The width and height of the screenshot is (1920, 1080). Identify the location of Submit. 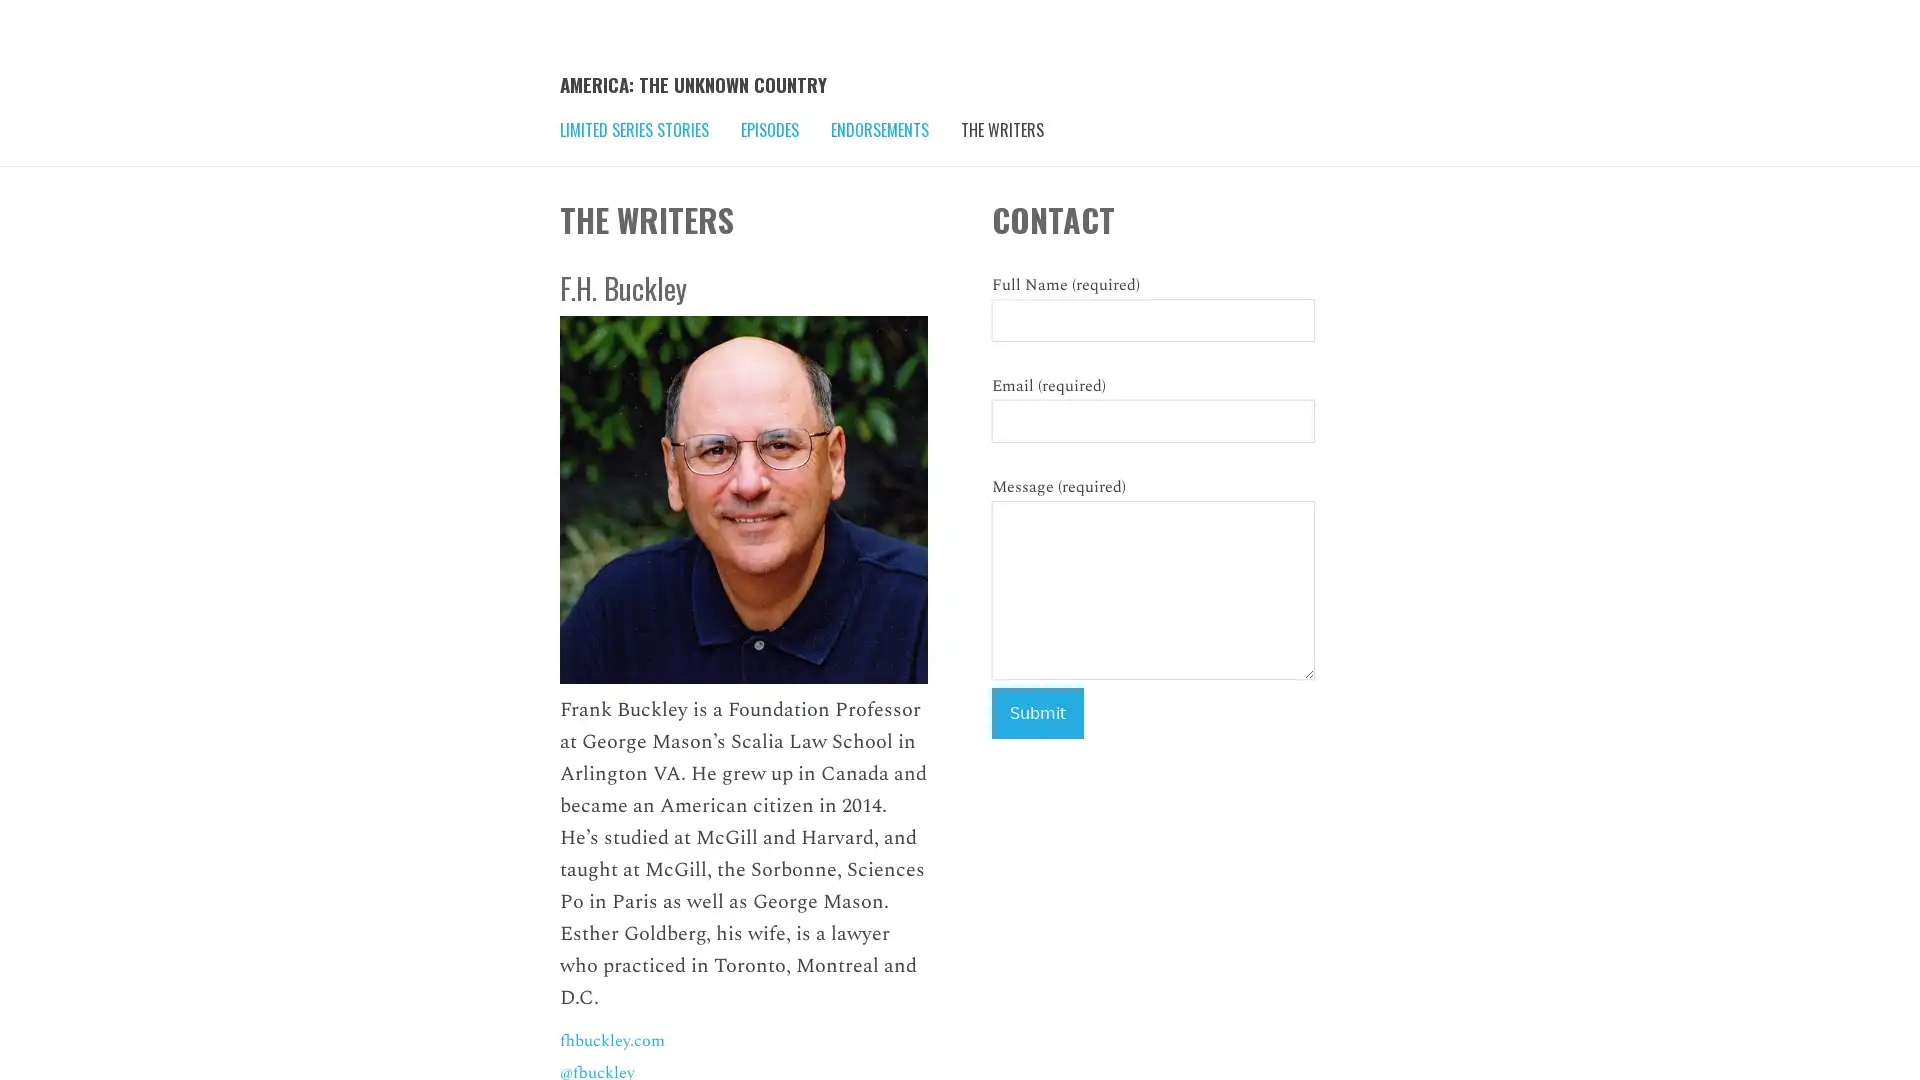
(1037, 712).